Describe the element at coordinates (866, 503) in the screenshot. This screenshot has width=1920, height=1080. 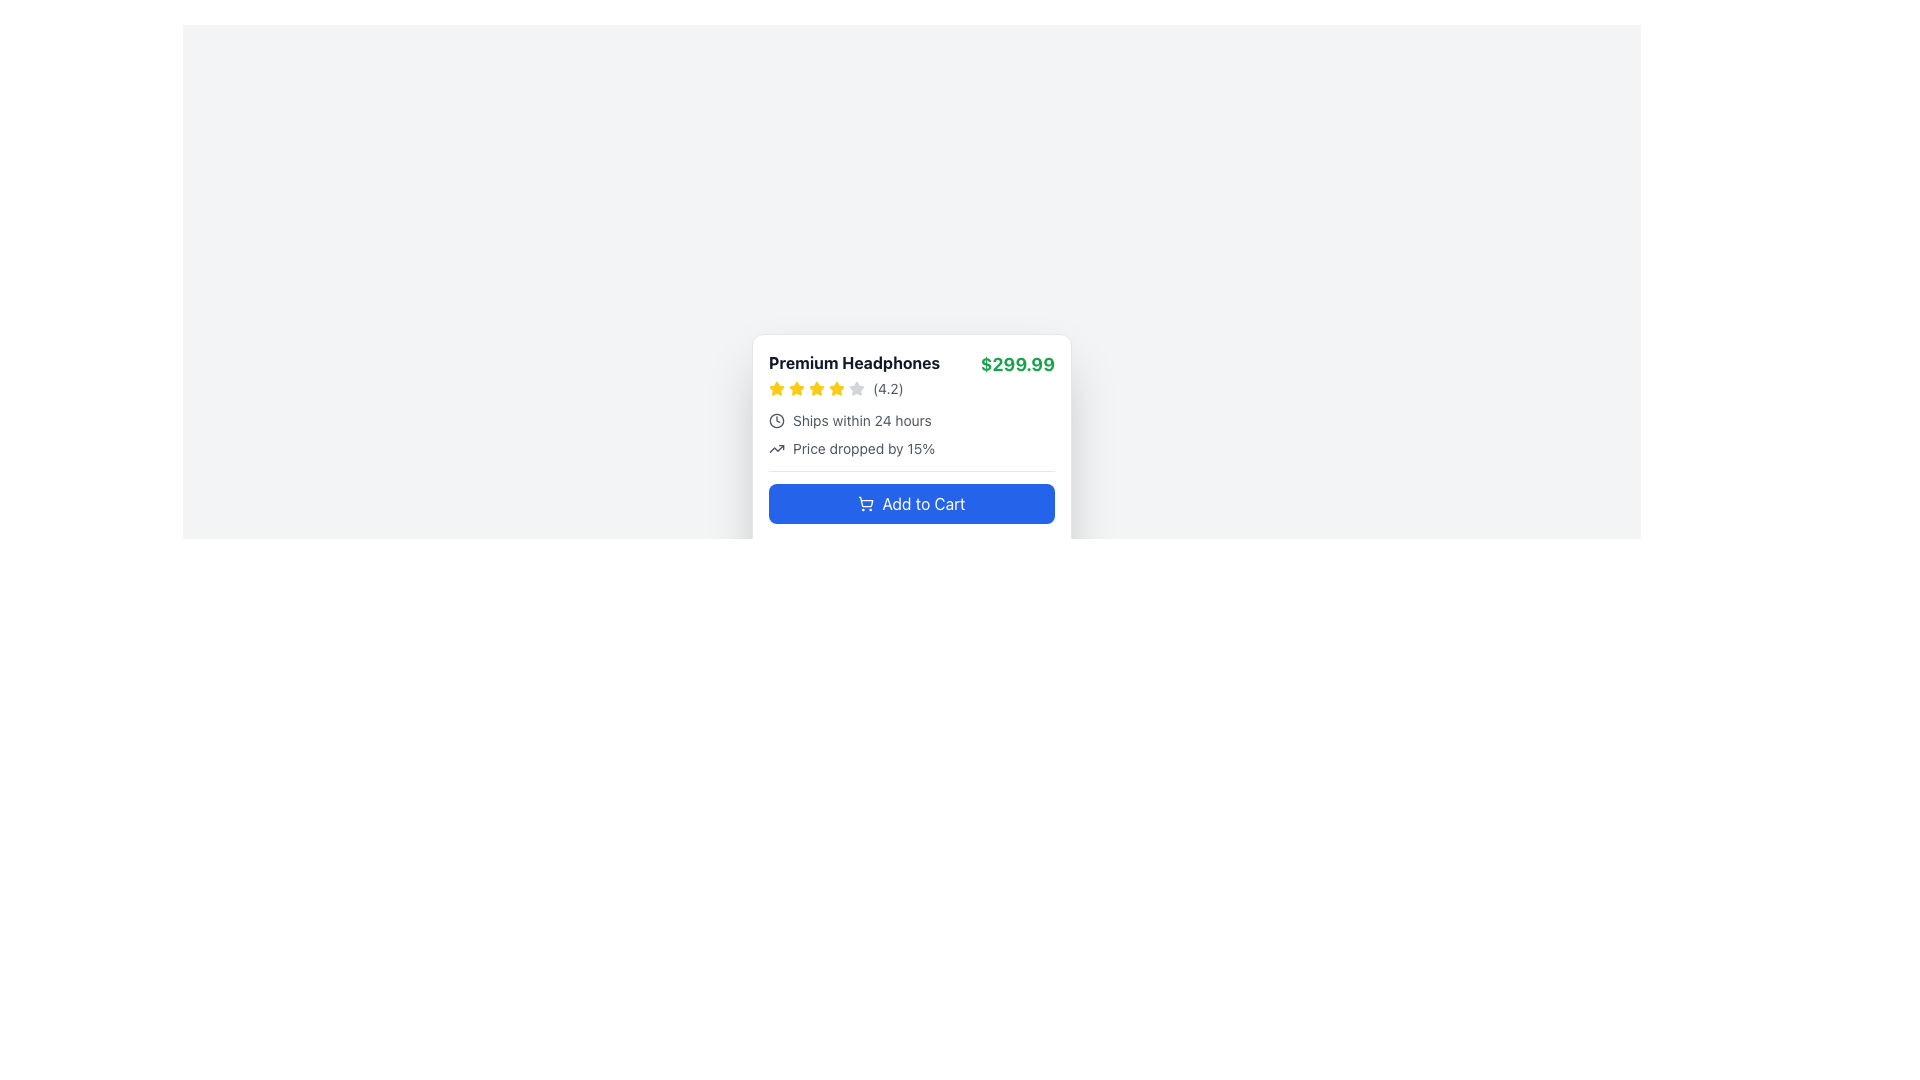
I see `the shopping cart icon located to the left of the 'Add to Cart' button` at that location.